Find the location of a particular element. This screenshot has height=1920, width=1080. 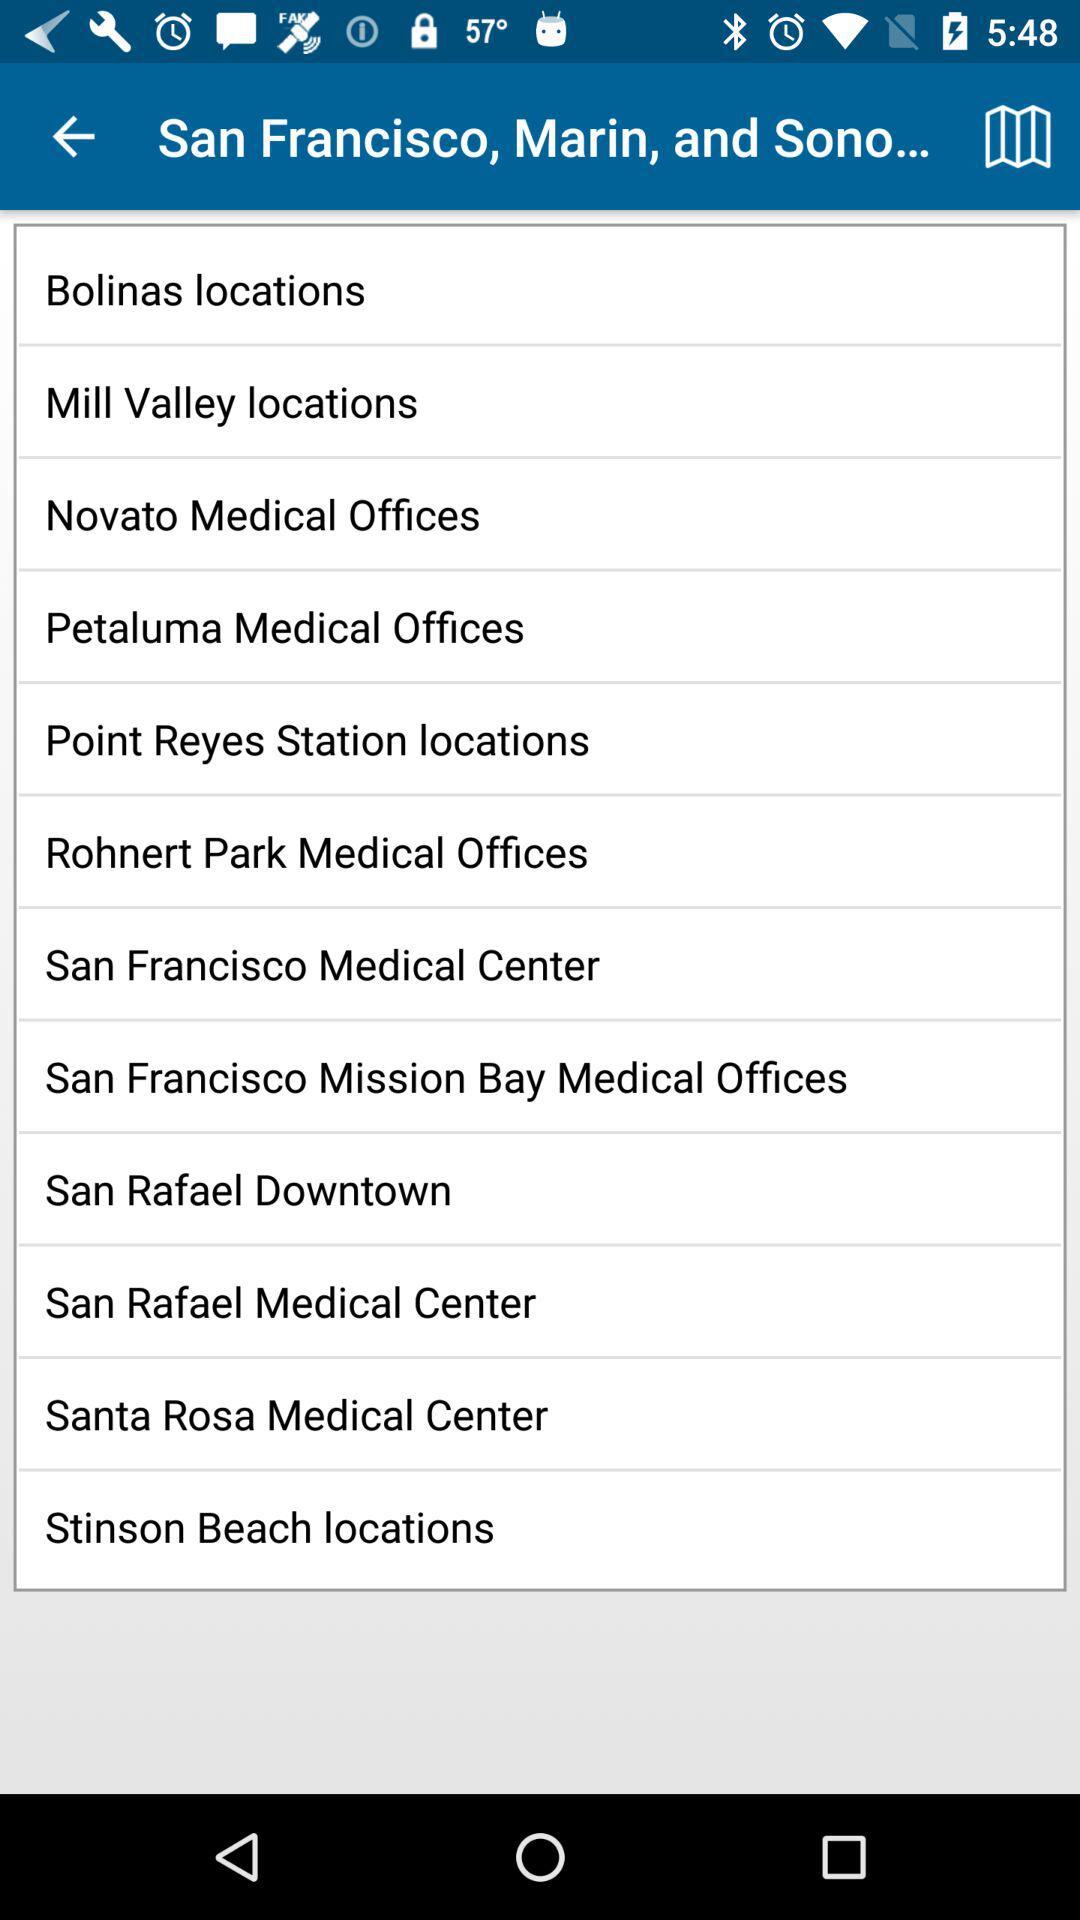

icon at the top left corner is located at coordinates (72, 135).